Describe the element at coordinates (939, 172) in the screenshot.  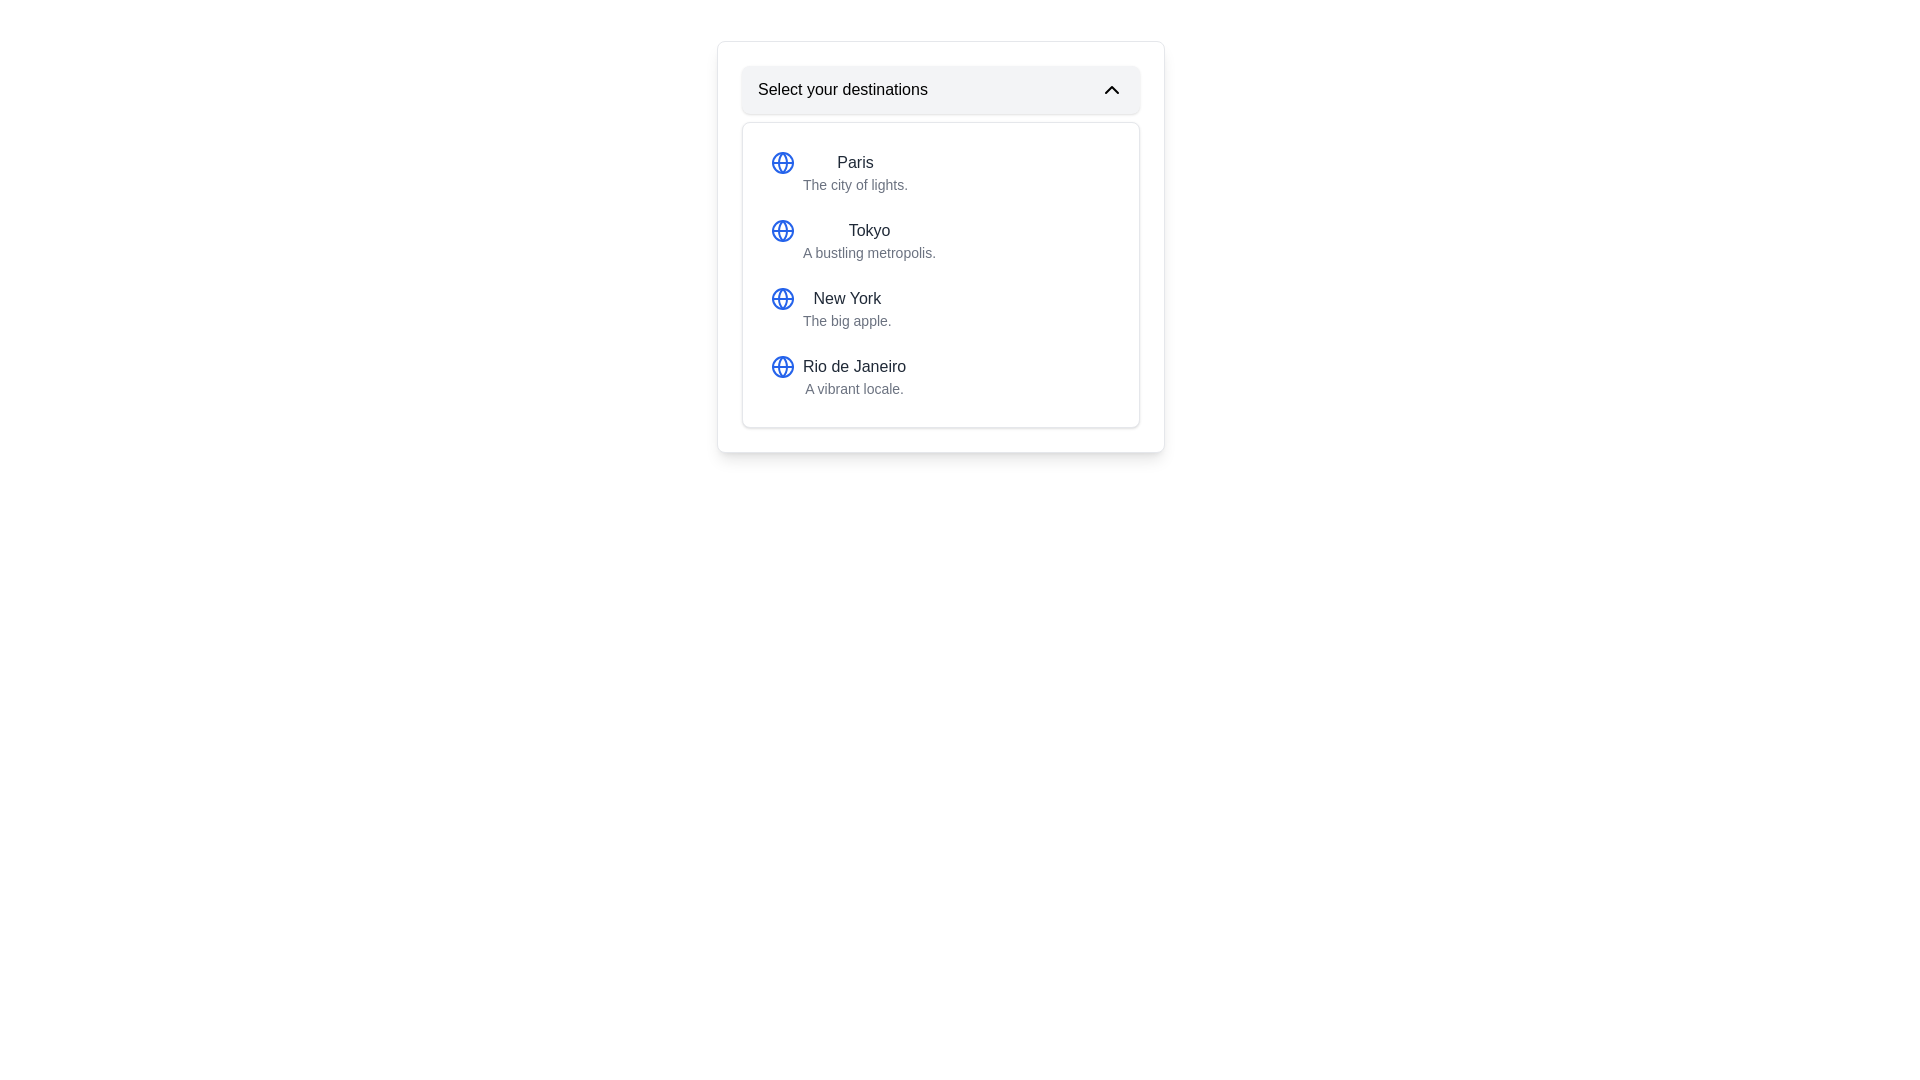
I see `the first list item that provides information about Paris as a destination, located in a vertical list of destinations` at that location.